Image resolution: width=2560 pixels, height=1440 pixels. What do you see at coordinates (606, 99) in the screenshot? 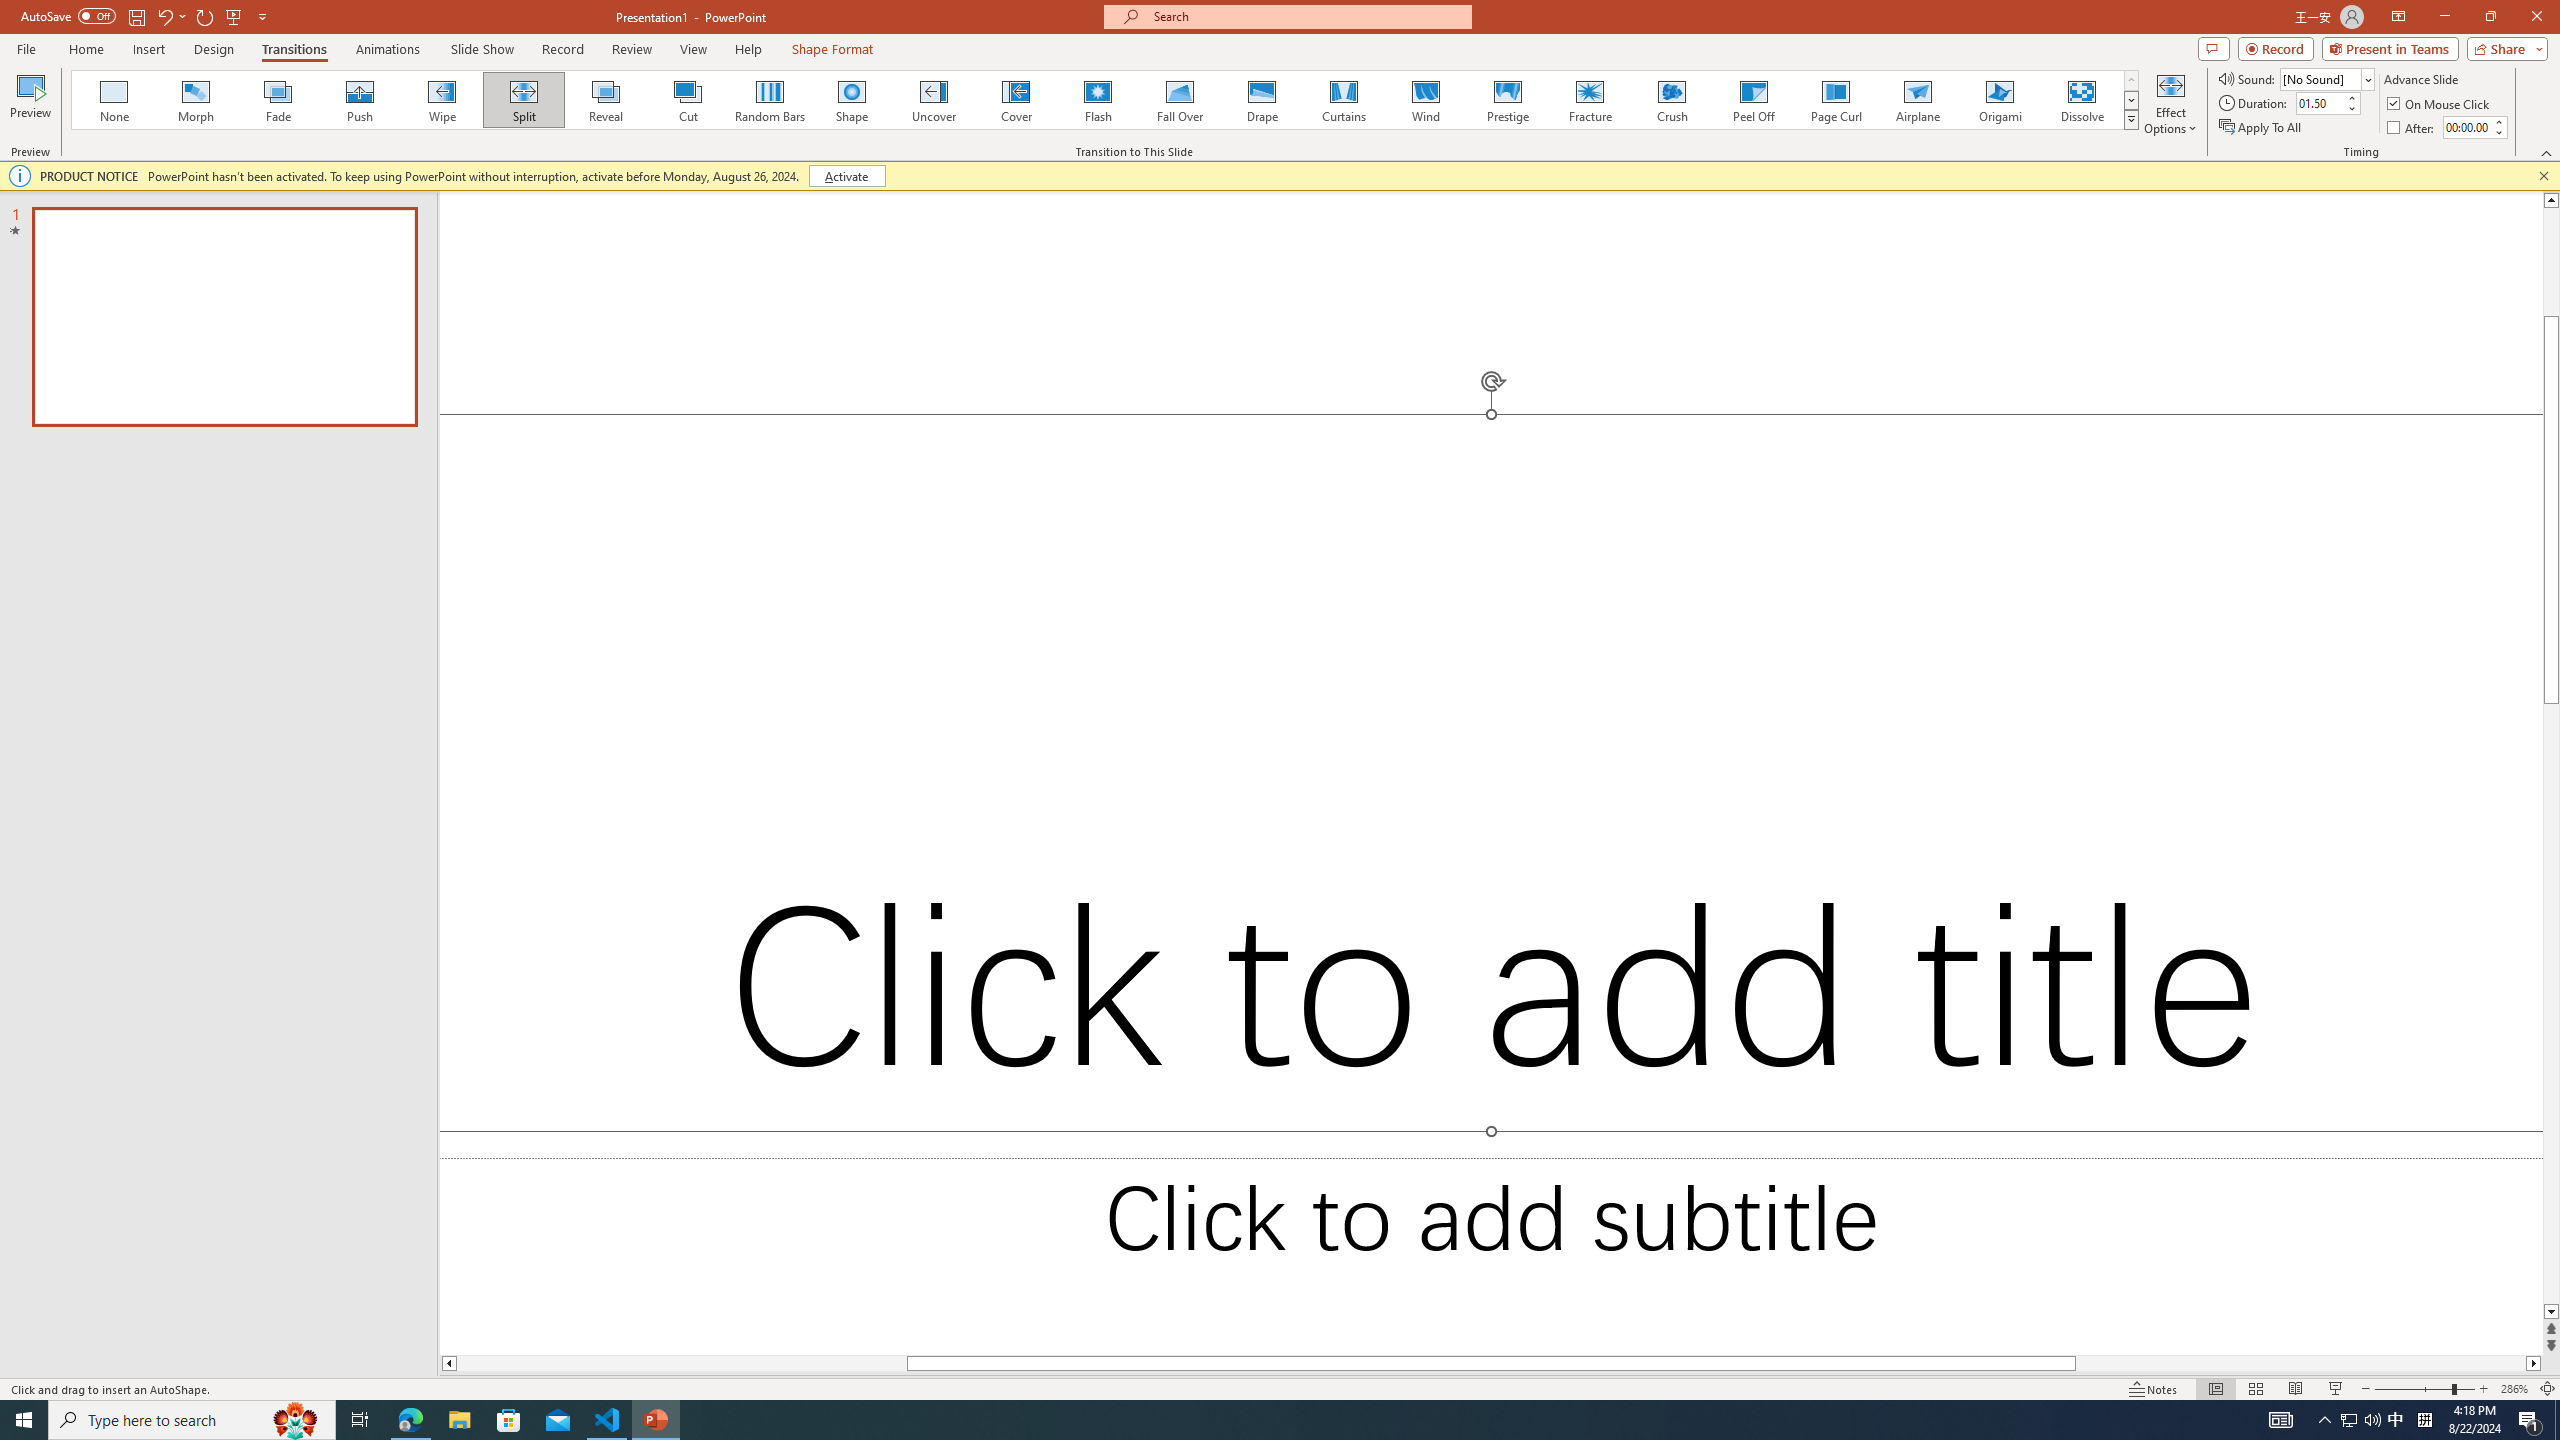
I see `'Reveal'` at bounding box center [606, 99].